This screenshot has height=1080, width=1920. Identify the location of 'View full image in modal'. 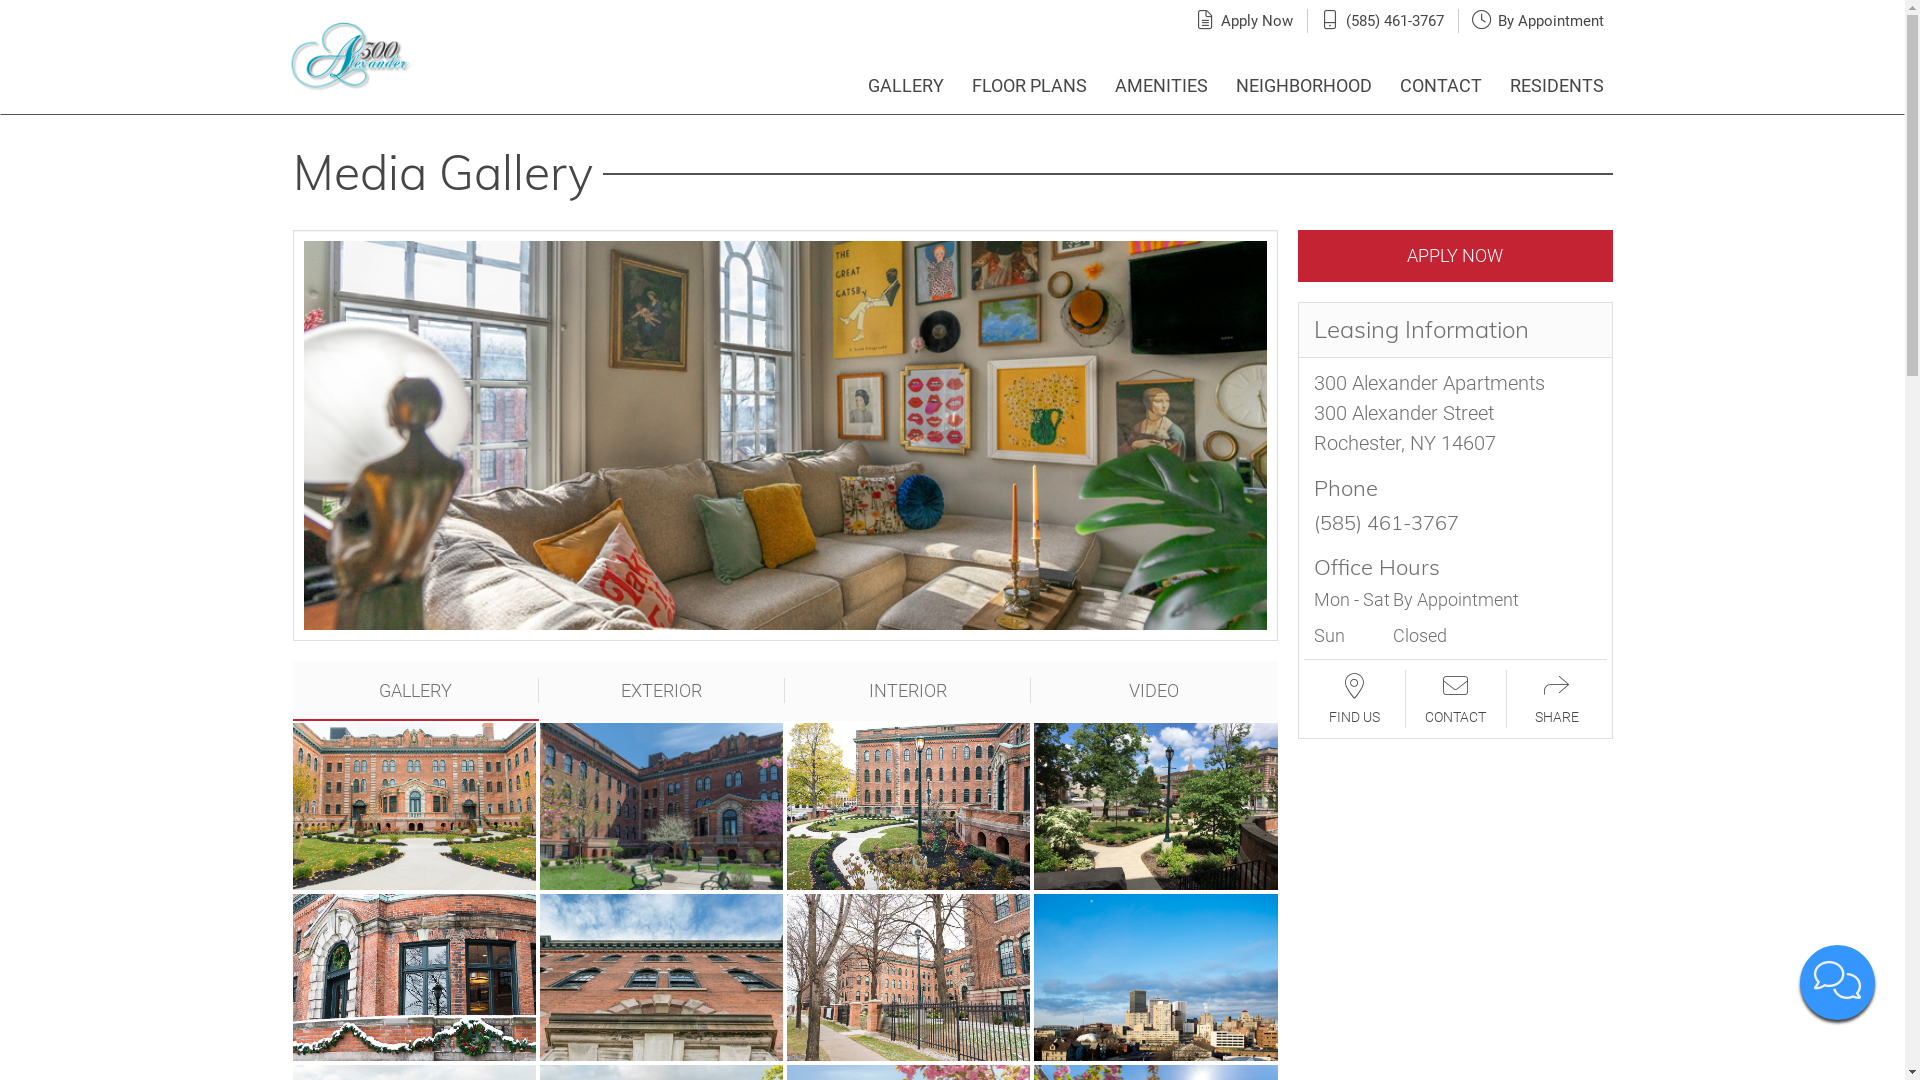
(412, 805).